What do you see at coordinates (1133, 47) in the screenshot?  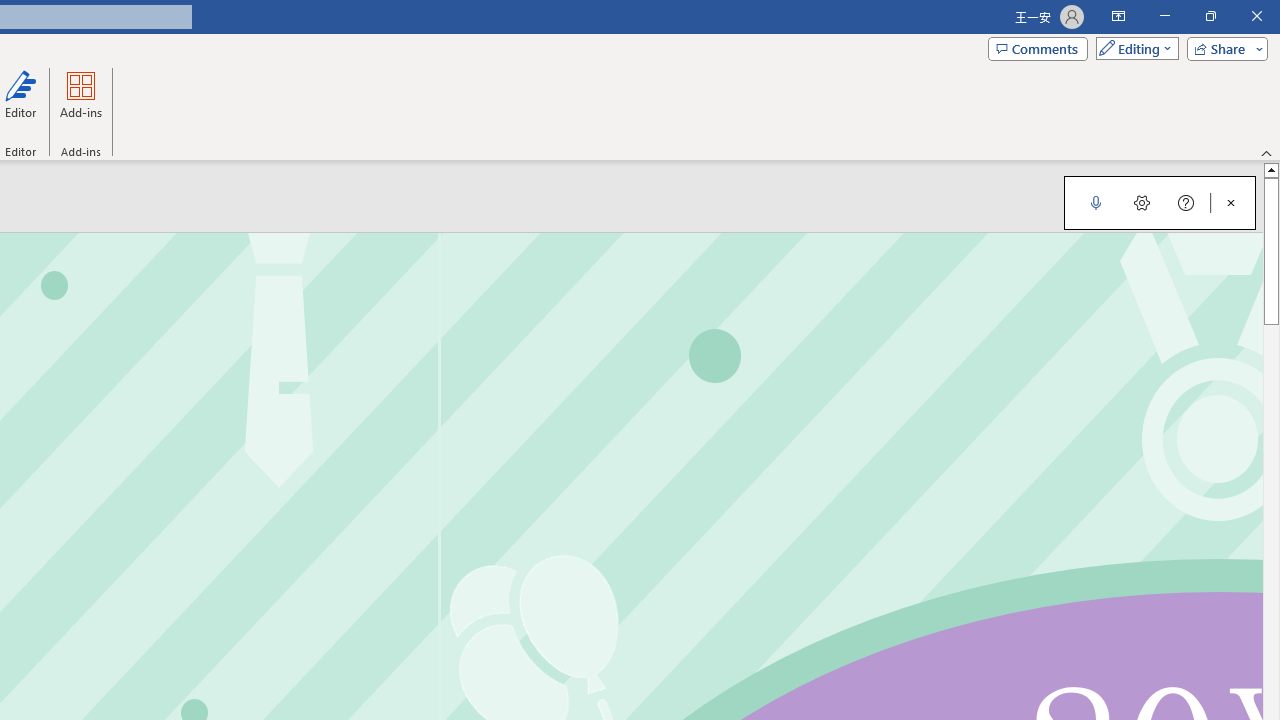 I see `'Mode'` at bounding box center [1133, 47].